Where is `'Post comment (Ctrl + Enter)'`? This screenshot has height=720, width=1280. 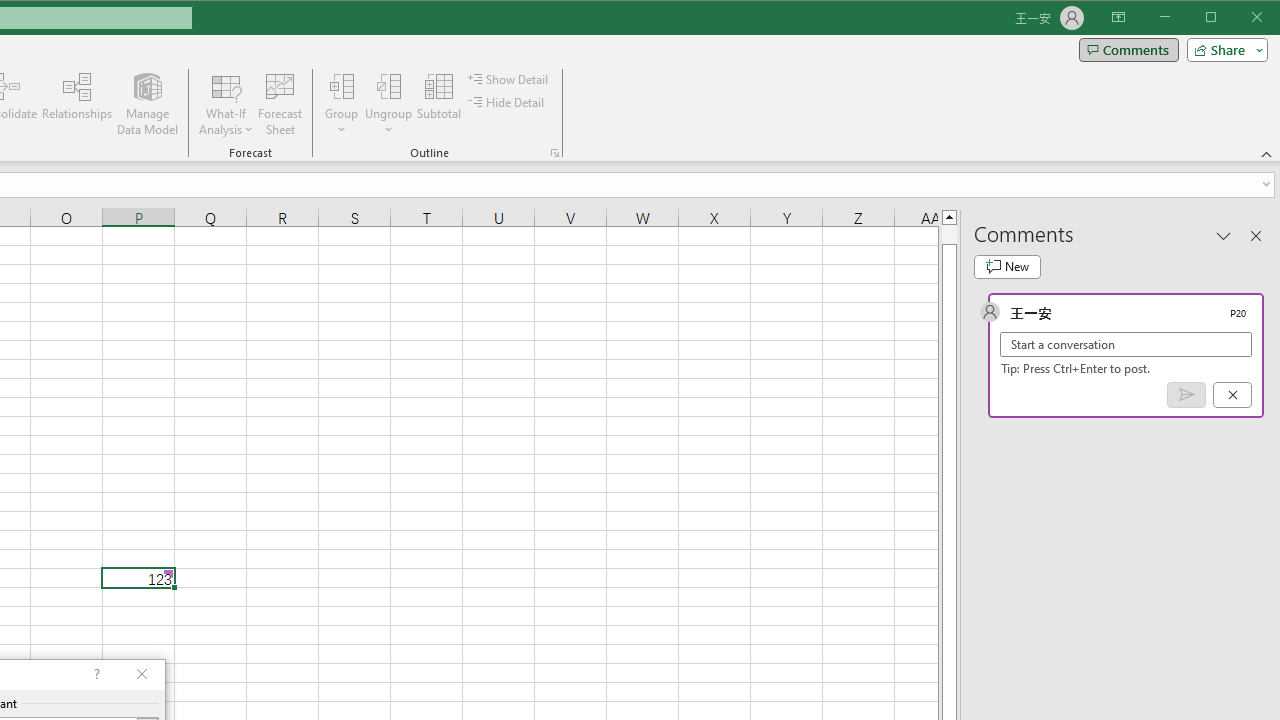
'Post comment (Ctrl + Enter)' is located at coordinates (1186, 395).